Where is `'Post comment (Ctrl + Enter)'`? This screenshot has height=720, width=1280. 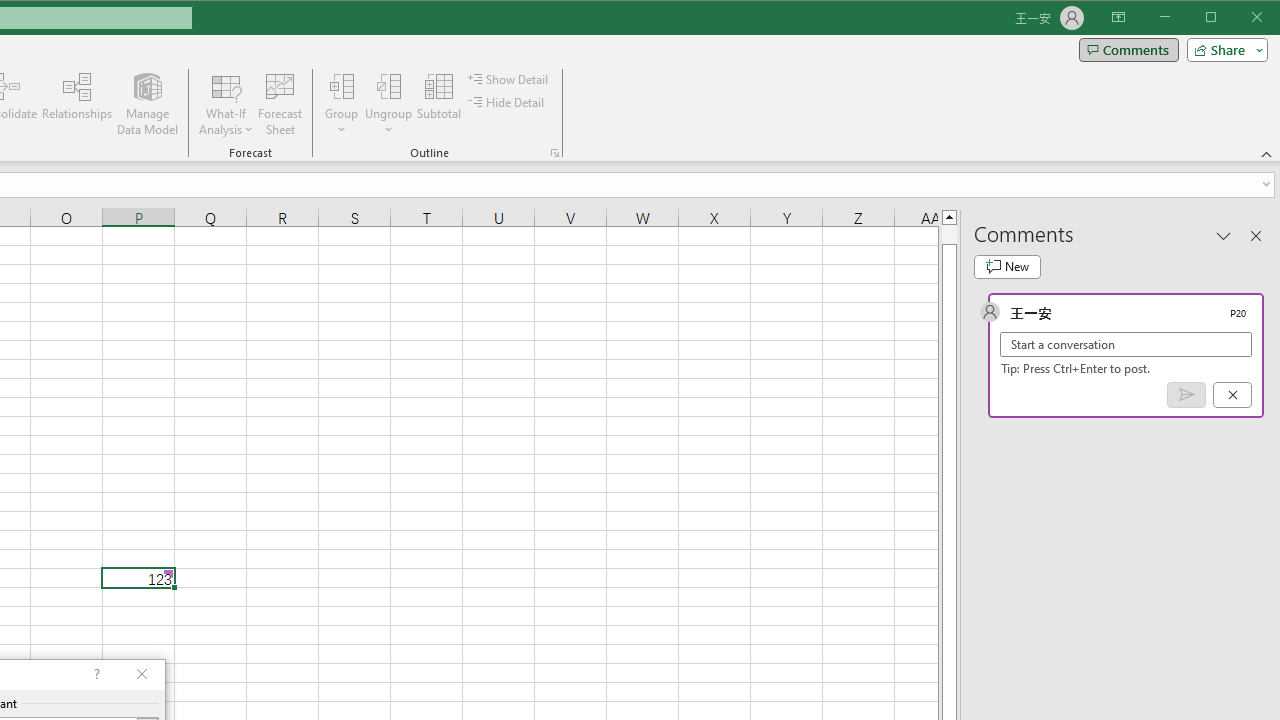
'Post comment (Ctrl + Enter)' is located at coordinates (1186, 395).